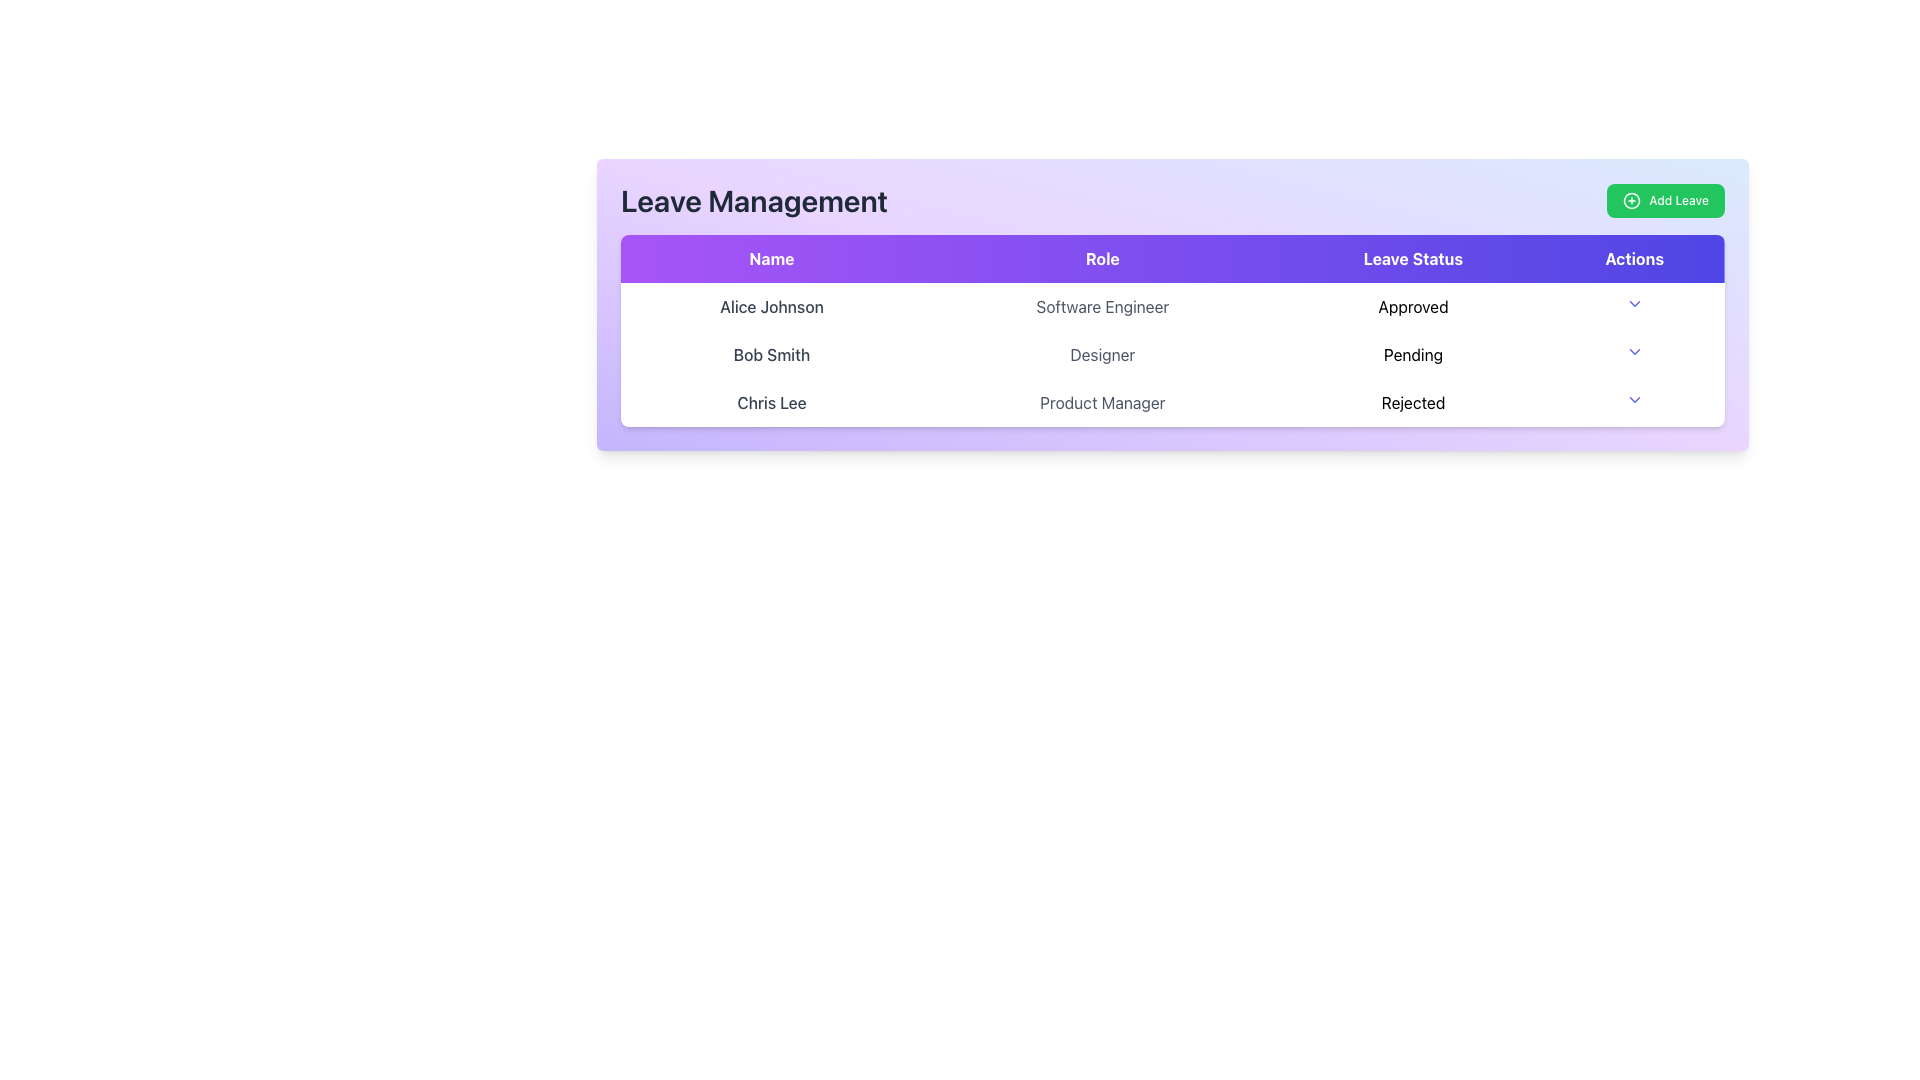  What do you see at coordinates (1172, 353) in the screenshot?
I see `the table row element displaying information about 'Bob Smith', which includes their role as 'Designer' and leave status 'Pending'` at bounding box center [1172, 353].